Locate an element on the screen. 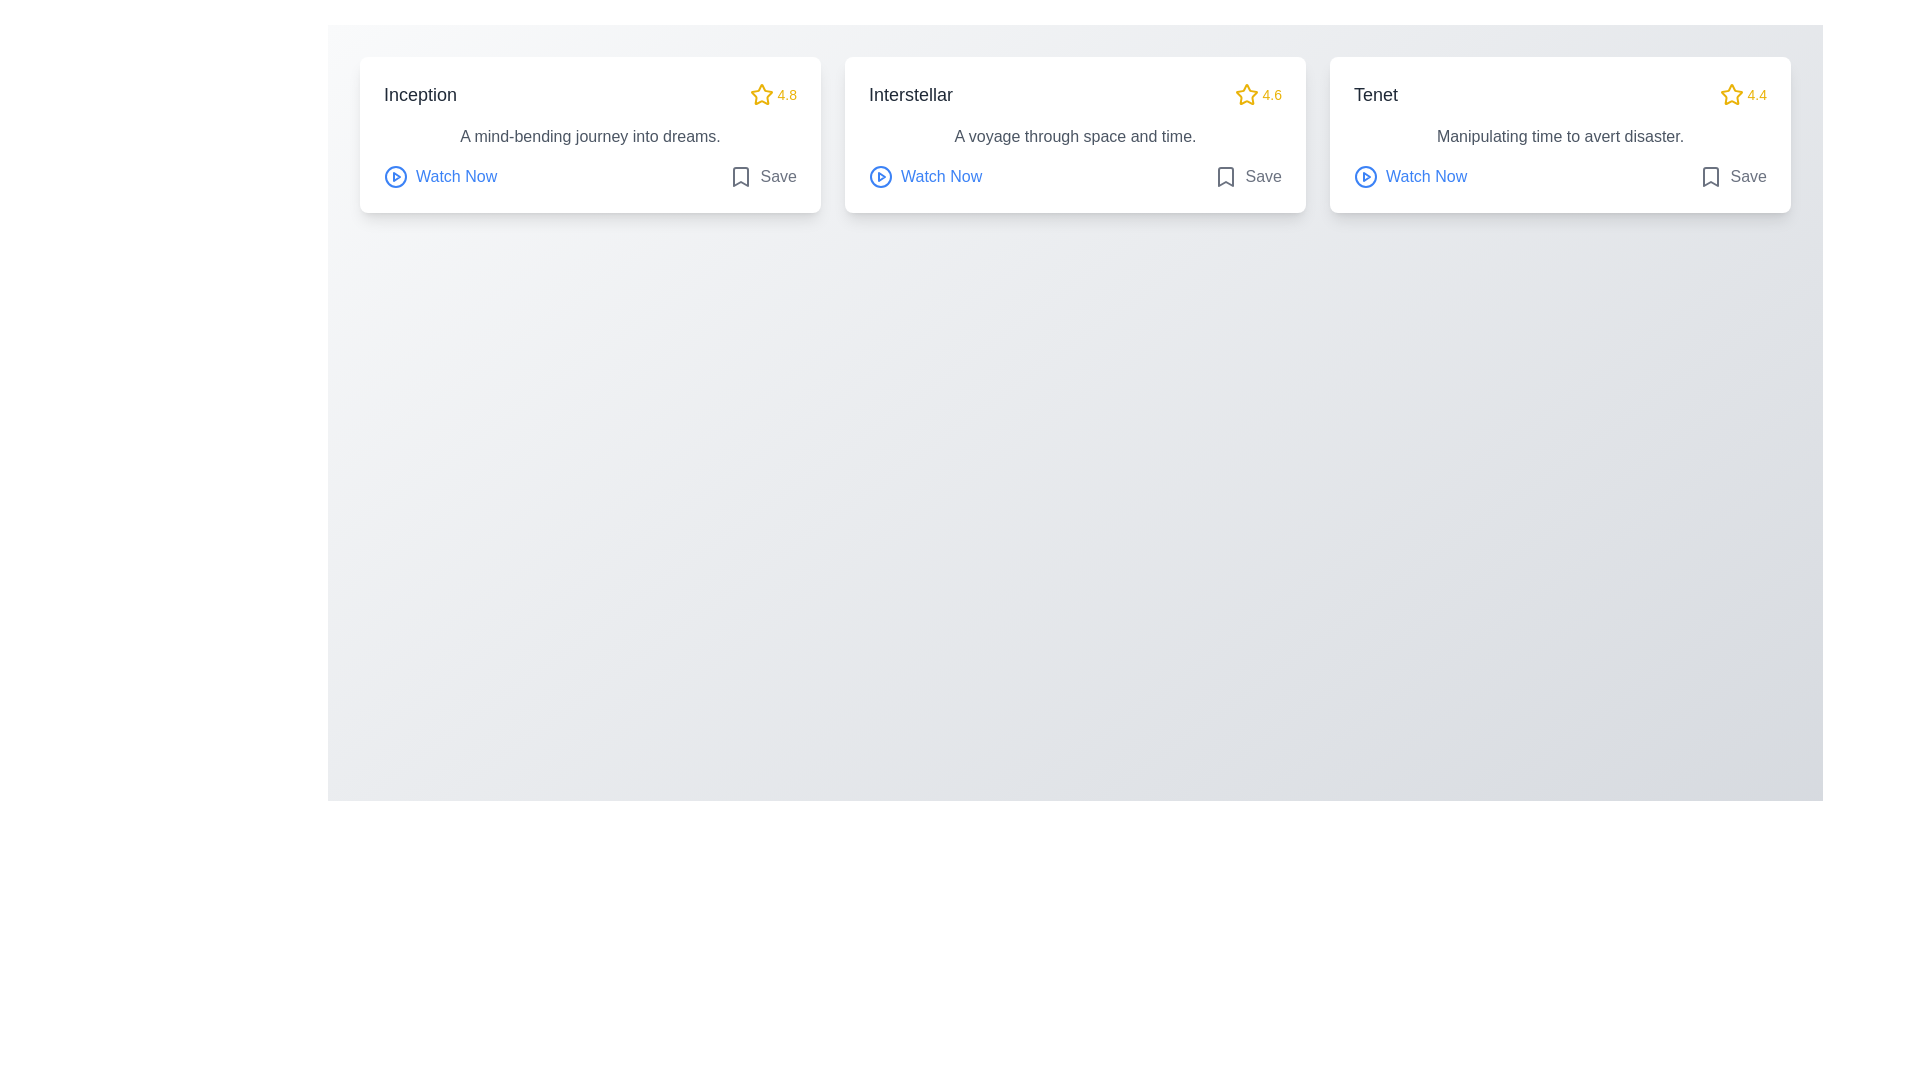 This screenshot has height=1080, width=1920. the circular play button icon with a blue outline and white triangle, which is part of the 'Watch Now' link for the 'Interstellar' card located in the middle of the row of three cards is located at coordinates (880, 176).